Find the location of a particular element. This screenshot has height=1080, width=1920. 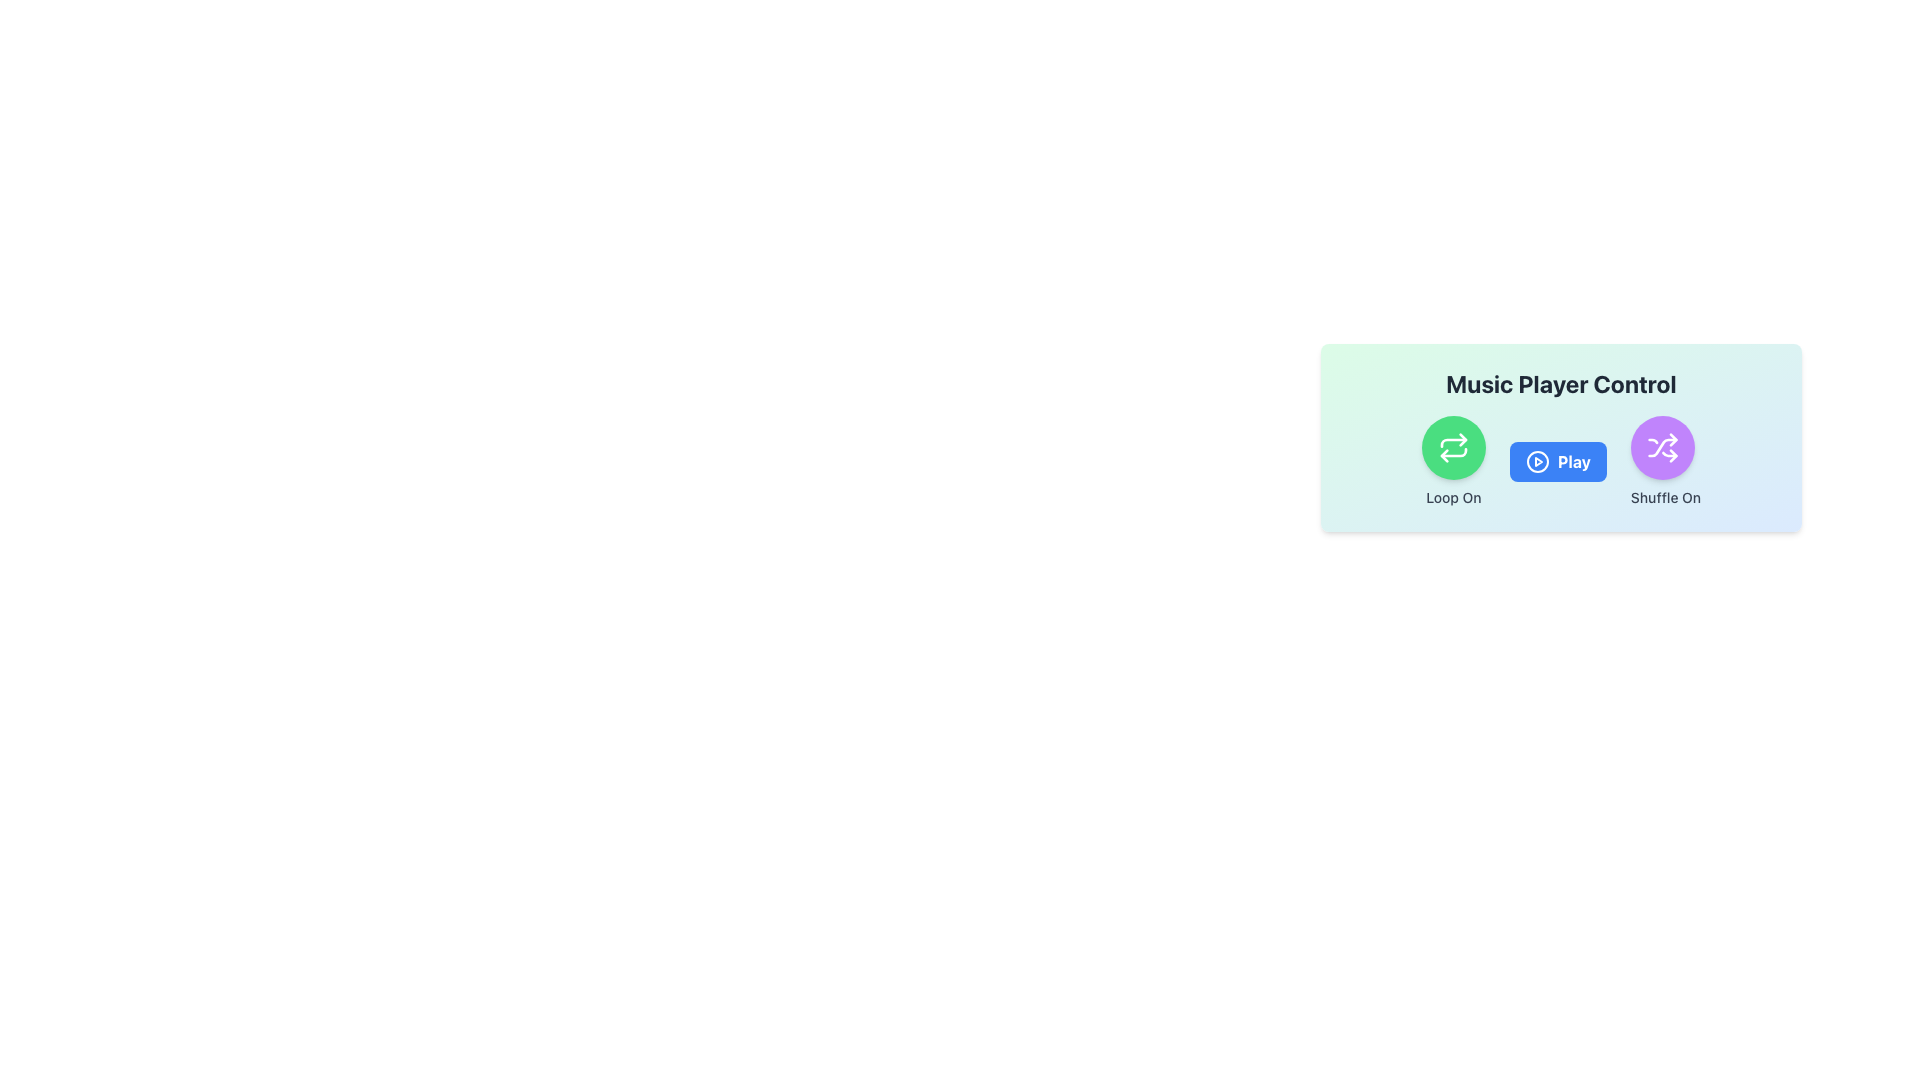

the small triangular arrow-like glyph element that is part of the looping icon in the 'Music Player Control' interface, located in the top-right corner of the icon is located at coordinates (1463, 438).